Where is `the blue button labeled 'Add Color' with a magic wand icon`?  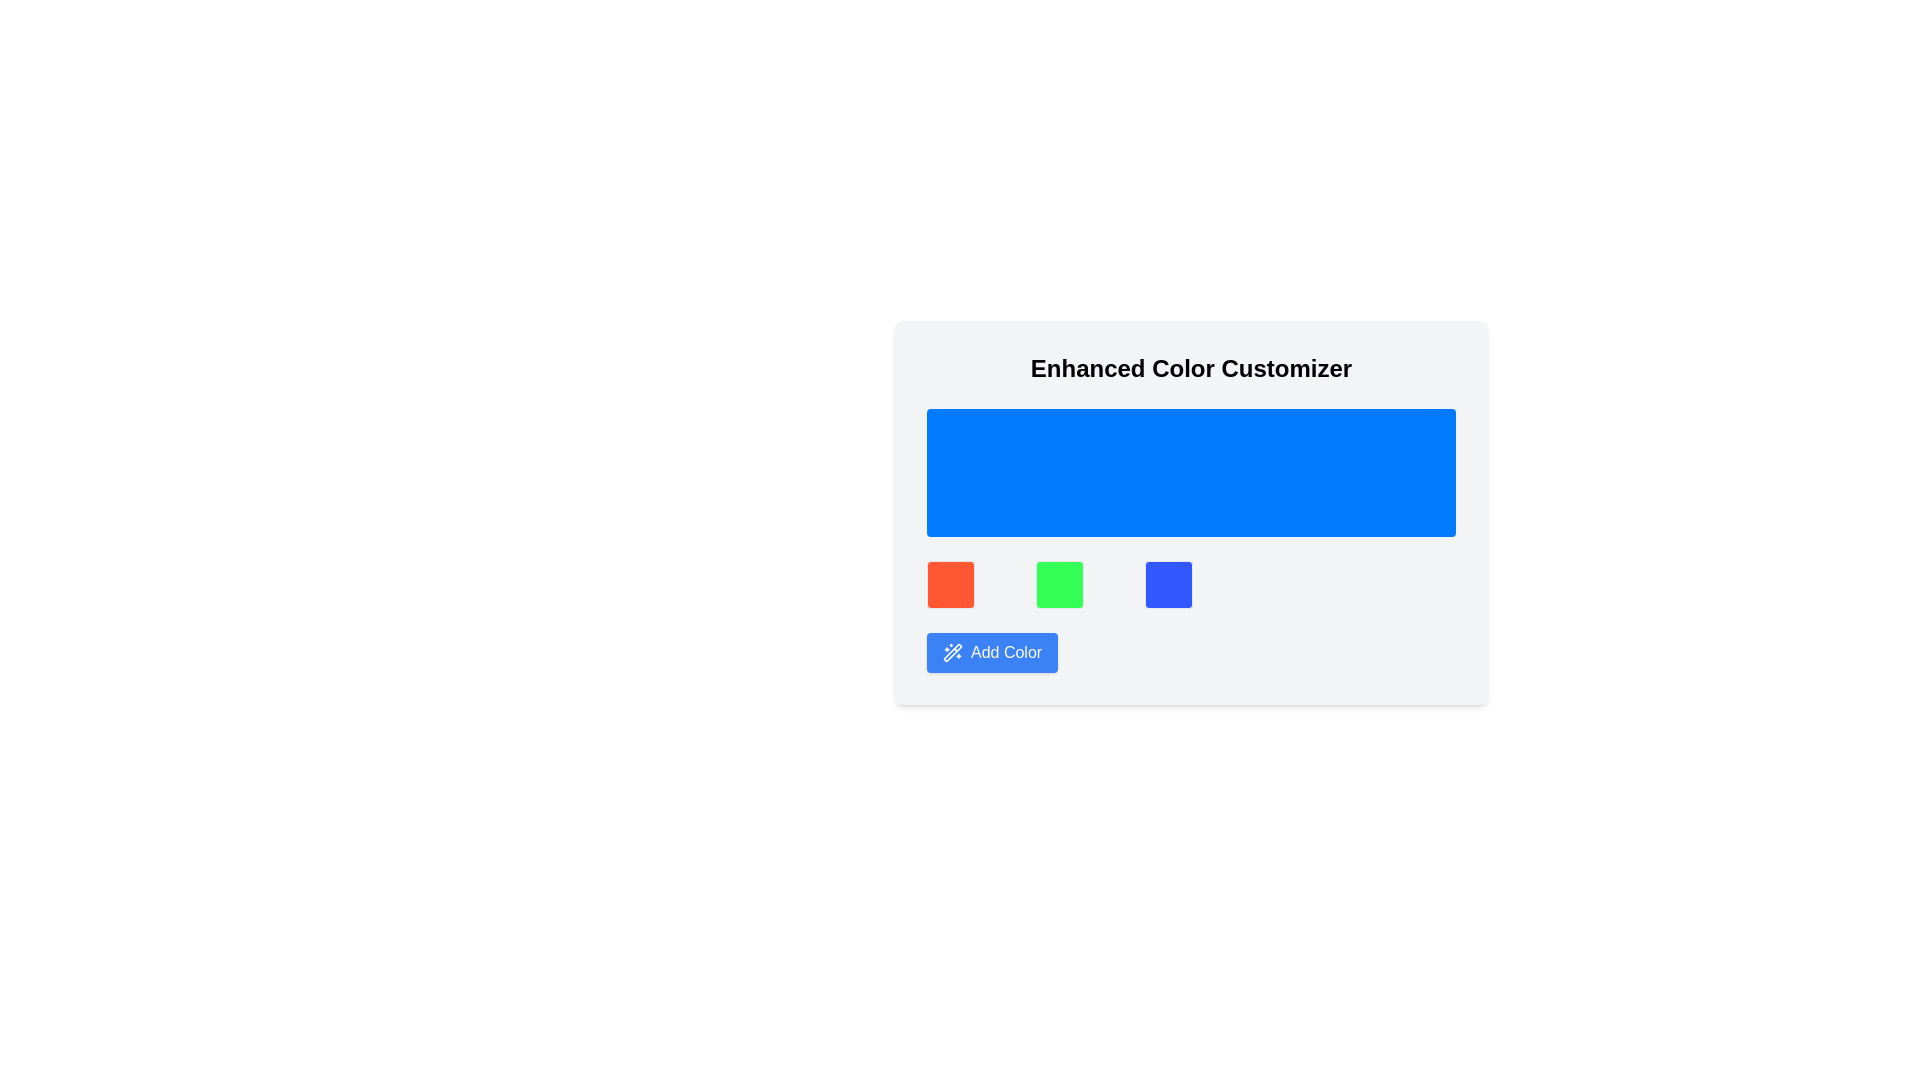
the blue button labeled 'Add Color' with a magic wand icon is located at coordinates (992, 652).